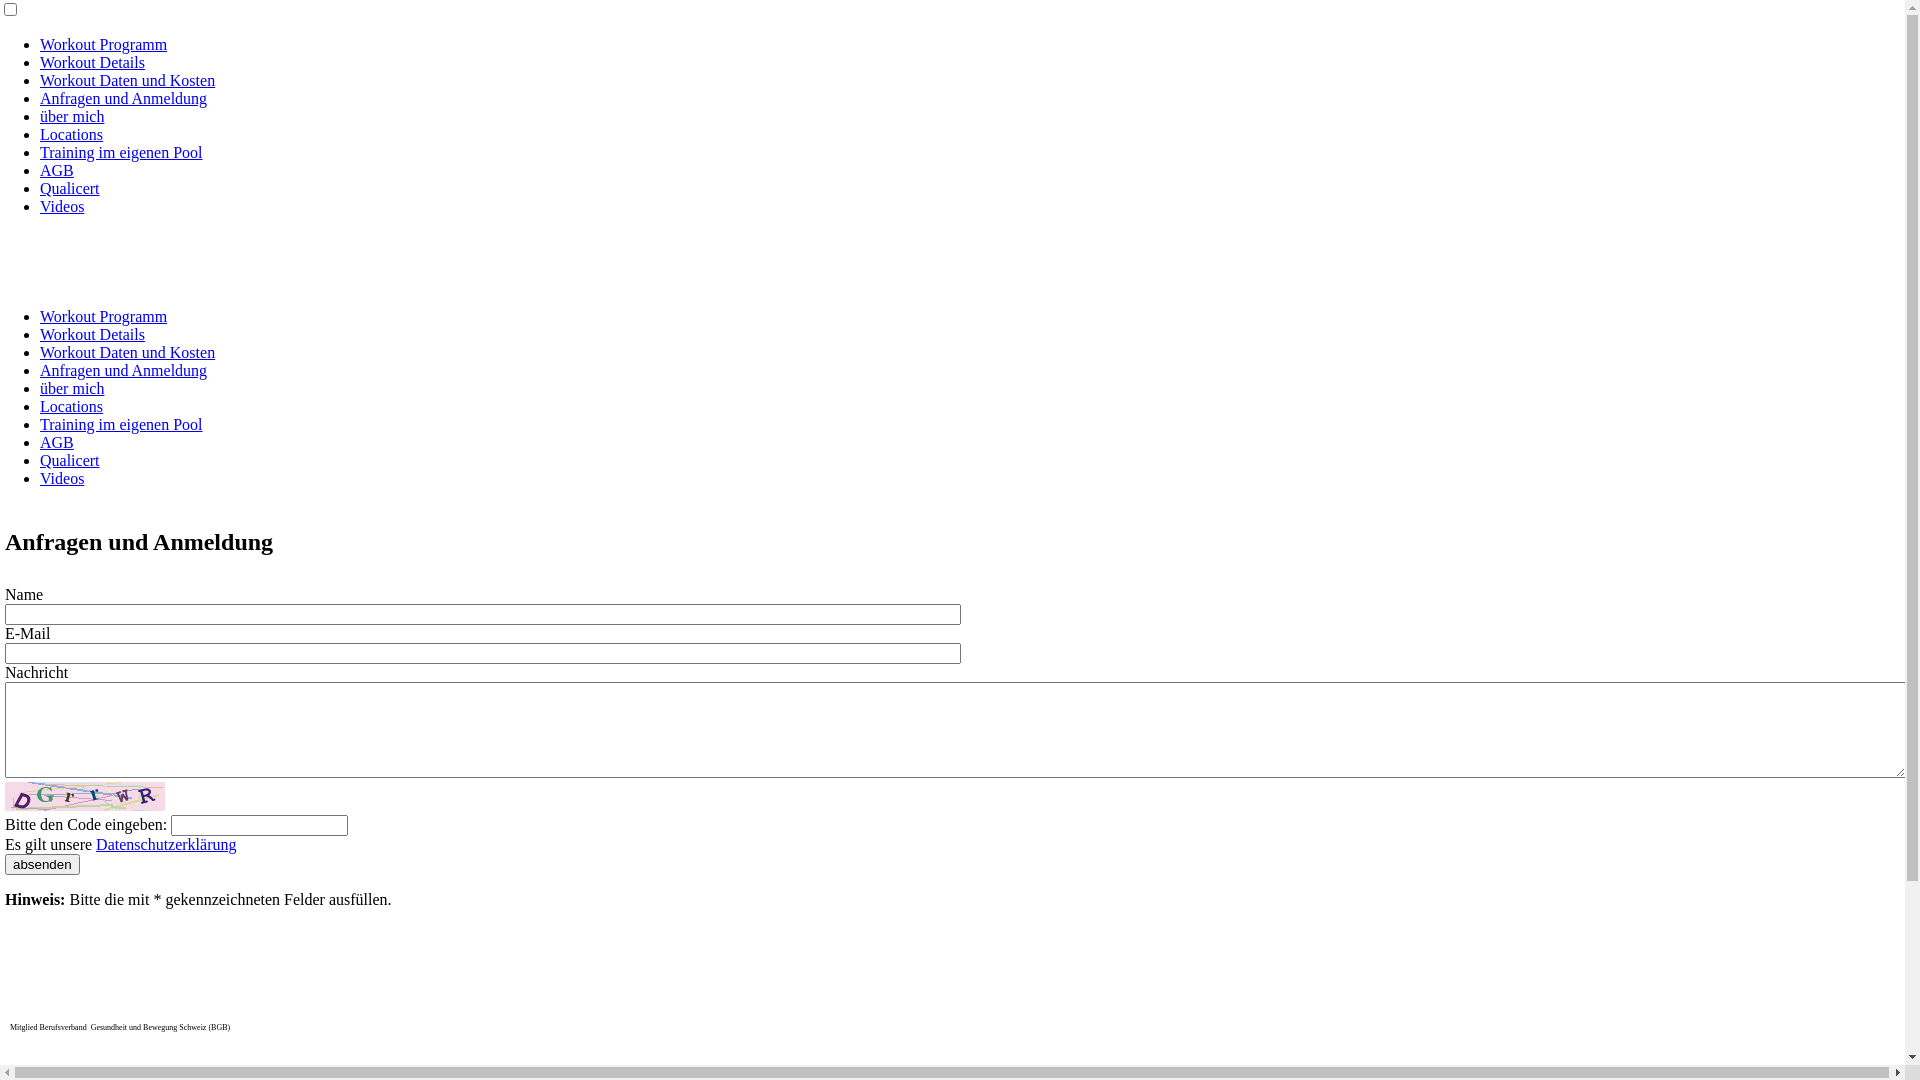 The image size is (1920, 1080). What do you see at coordinates (122, 370) in the screenshot?
I see `'Anfragen und Anmeldung'` at bounding box center [122, 370].